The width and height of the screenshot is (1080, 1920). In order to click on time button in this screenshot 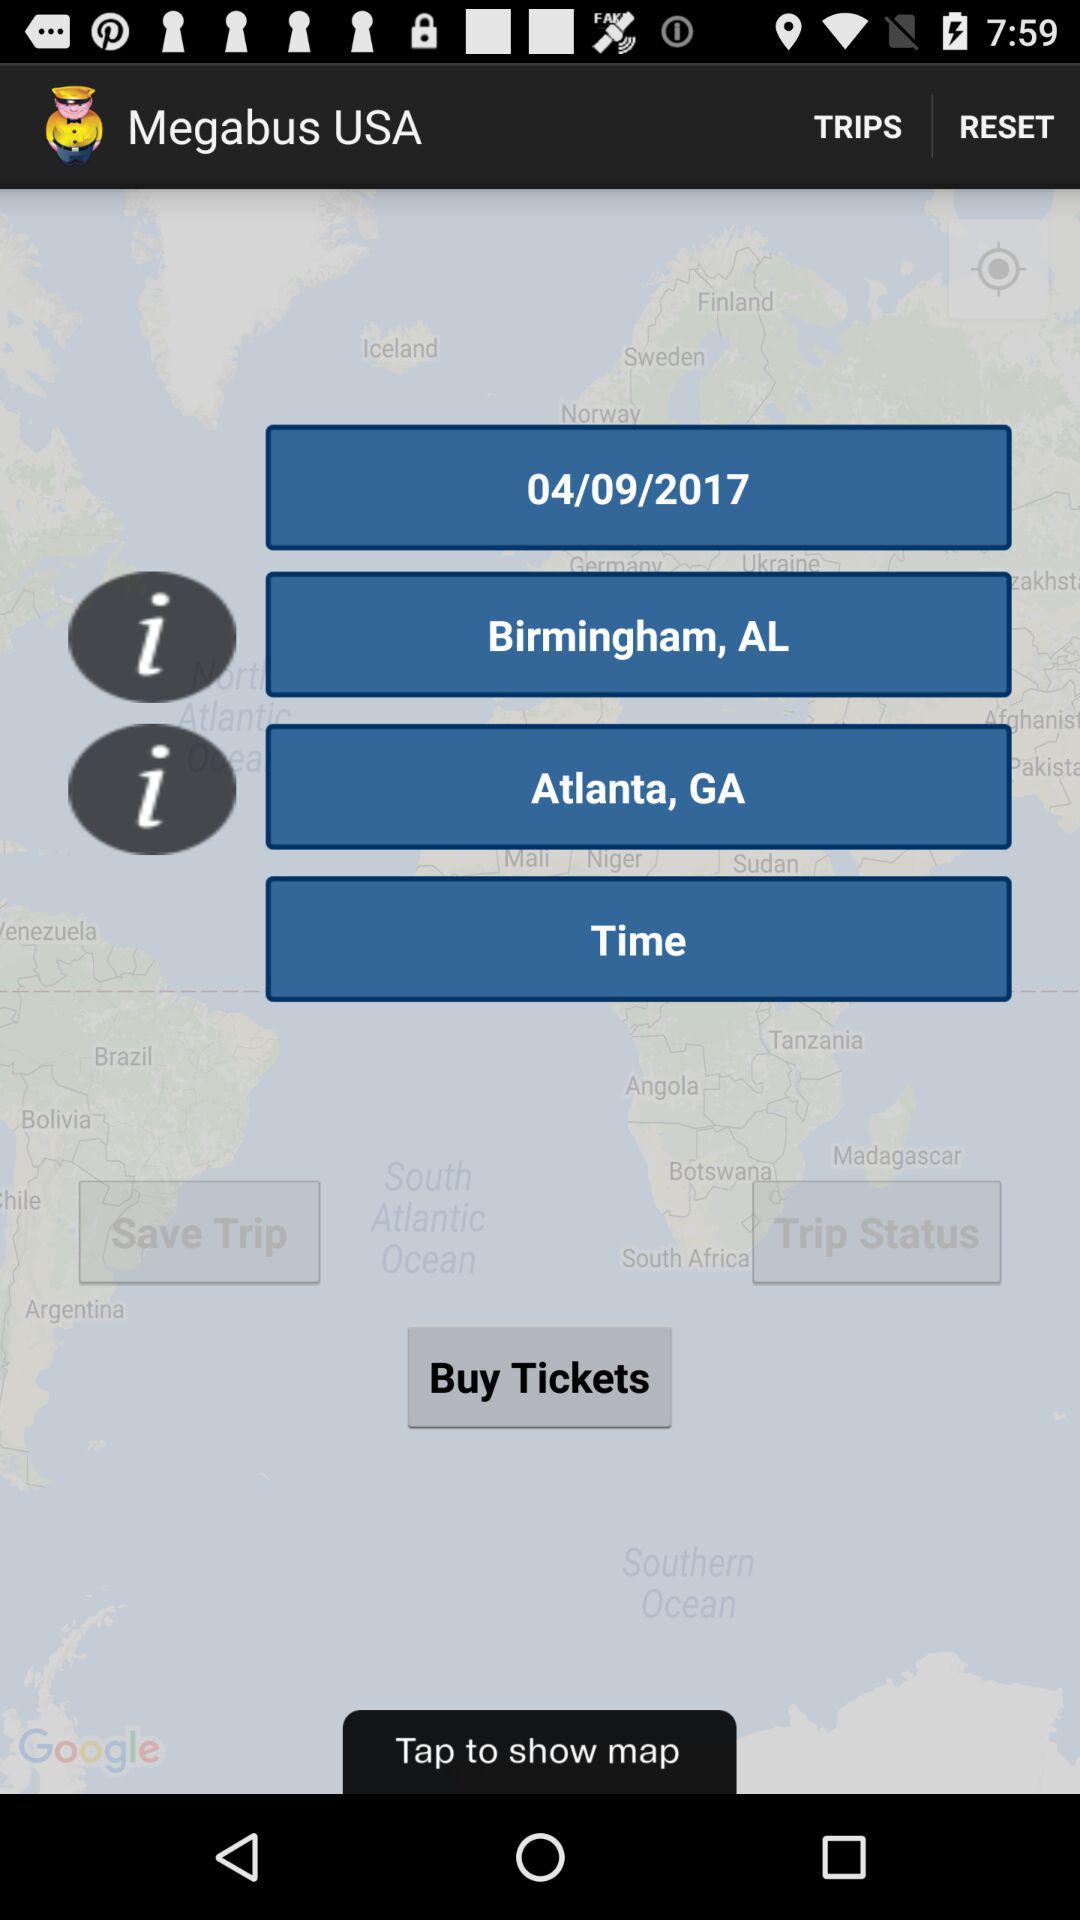, I will do `click(638, 938)`.